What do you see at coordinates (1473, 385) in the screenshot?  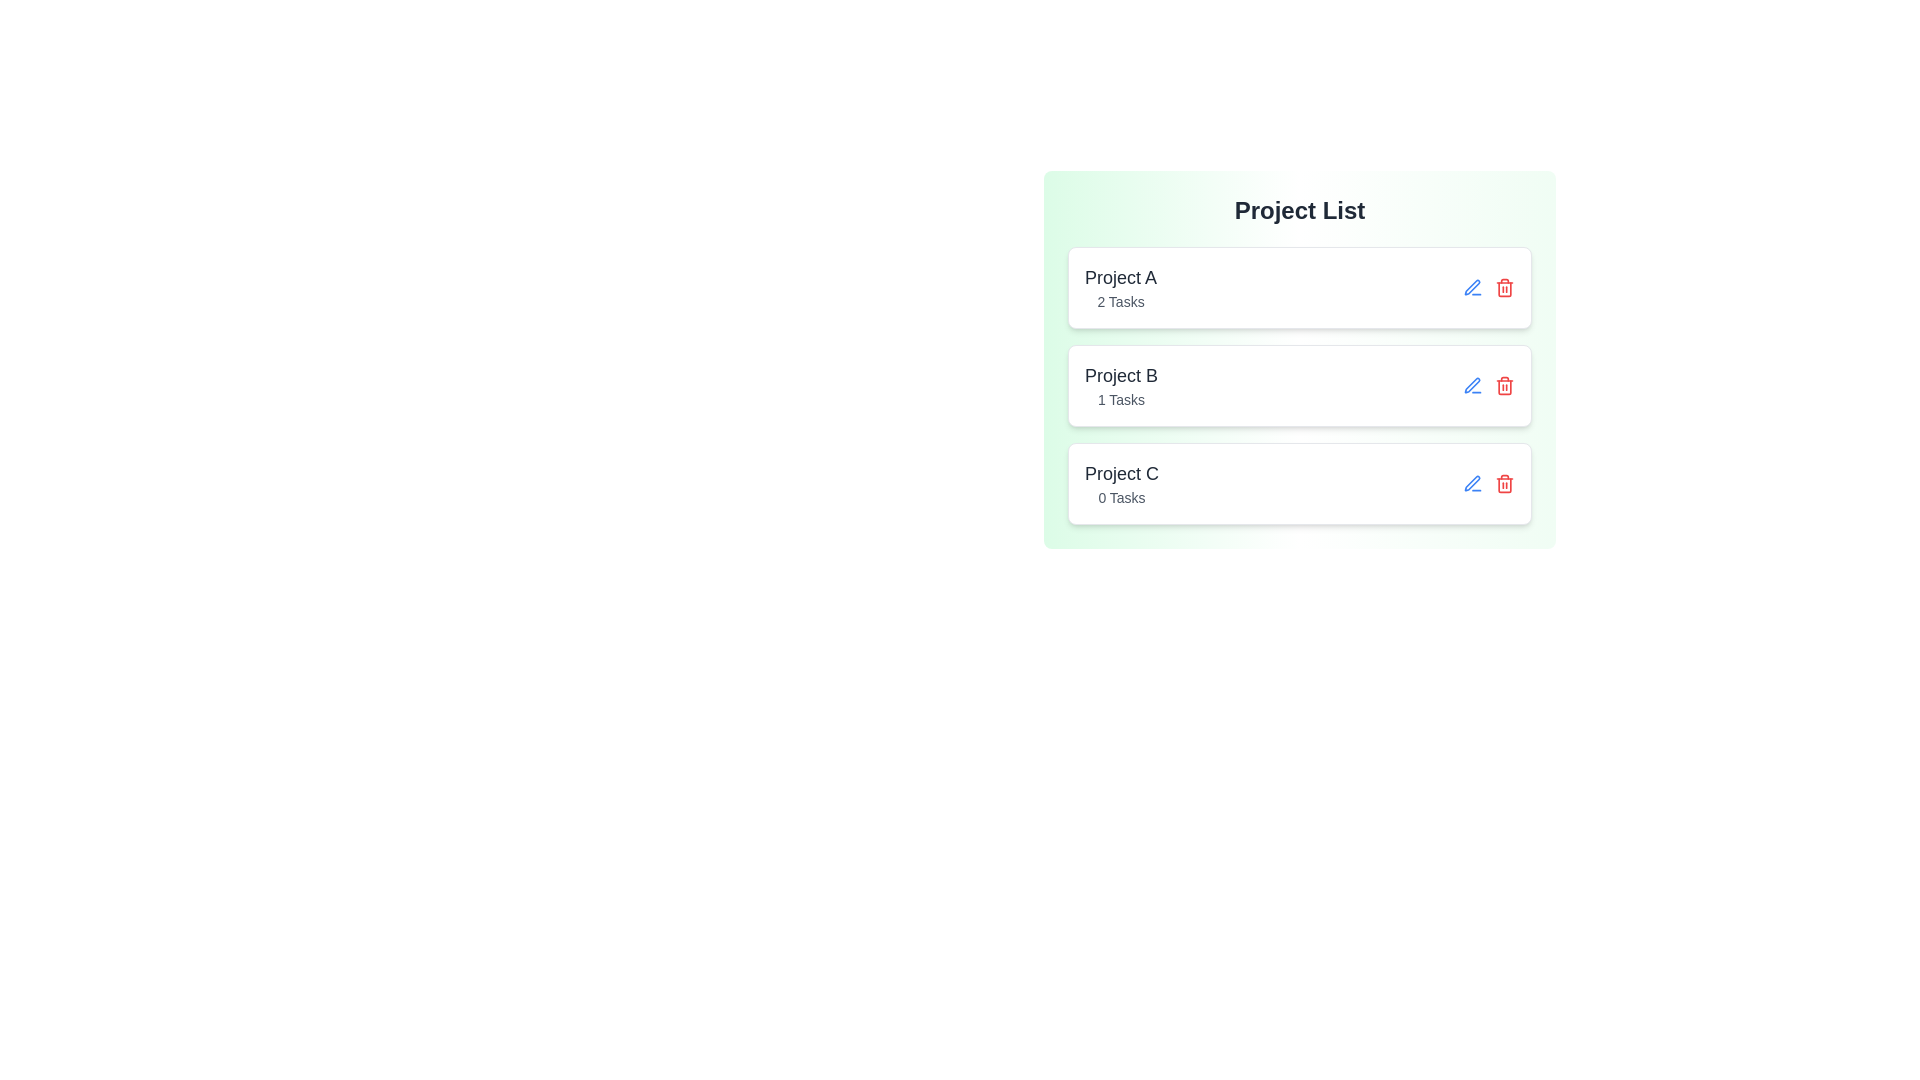 I see `the edit icon for project Project B` at bounding box center [1473, 385].